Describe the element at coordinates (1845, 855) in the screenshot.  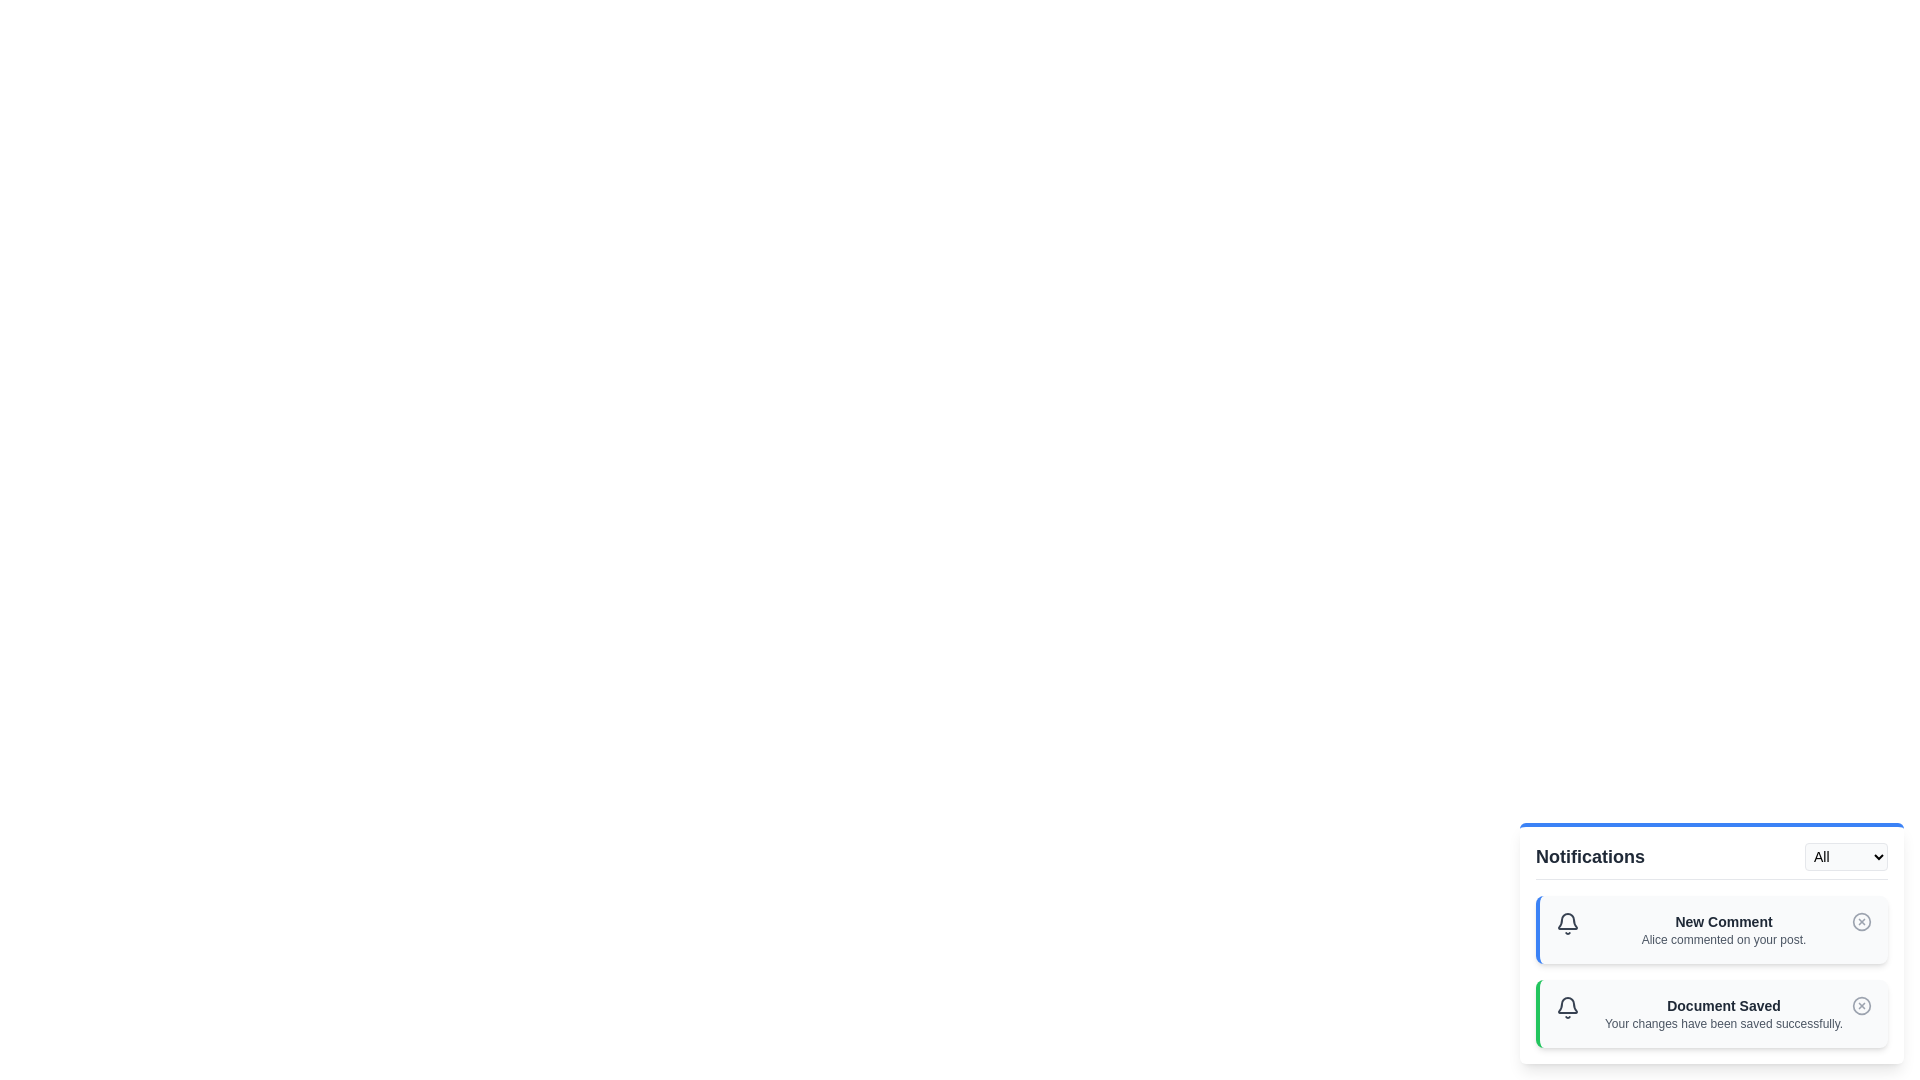
I see `the notification filter type to All` at that location.